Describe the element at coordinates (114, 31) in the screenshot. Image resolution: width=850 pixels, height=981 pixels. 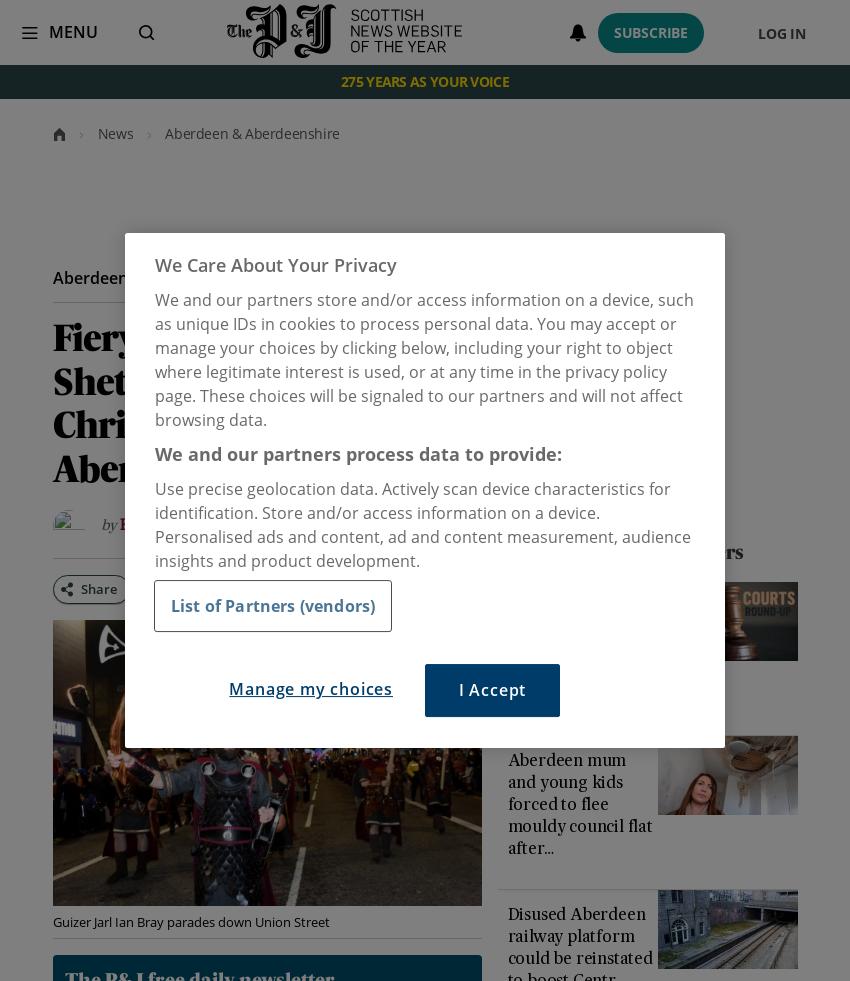
I see `'Go'` at that location.